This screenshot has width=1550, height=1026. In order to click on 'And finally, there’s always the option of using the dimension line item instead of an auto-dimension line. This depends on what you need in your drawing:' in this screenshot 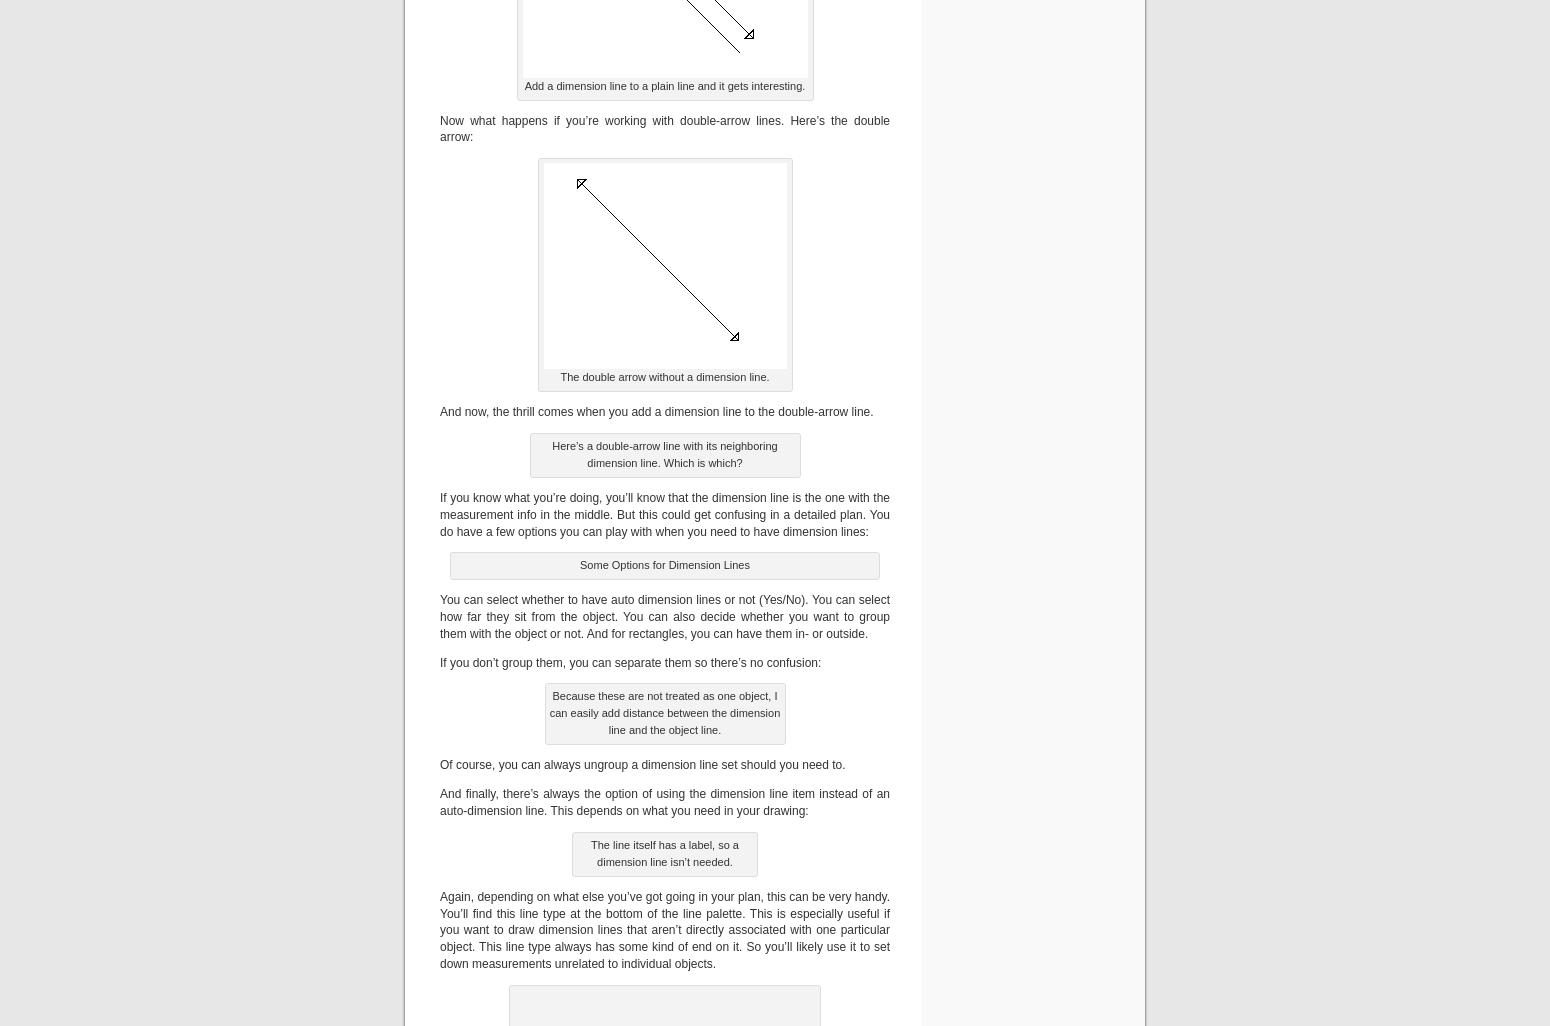, I will do `click(663, 801)`.